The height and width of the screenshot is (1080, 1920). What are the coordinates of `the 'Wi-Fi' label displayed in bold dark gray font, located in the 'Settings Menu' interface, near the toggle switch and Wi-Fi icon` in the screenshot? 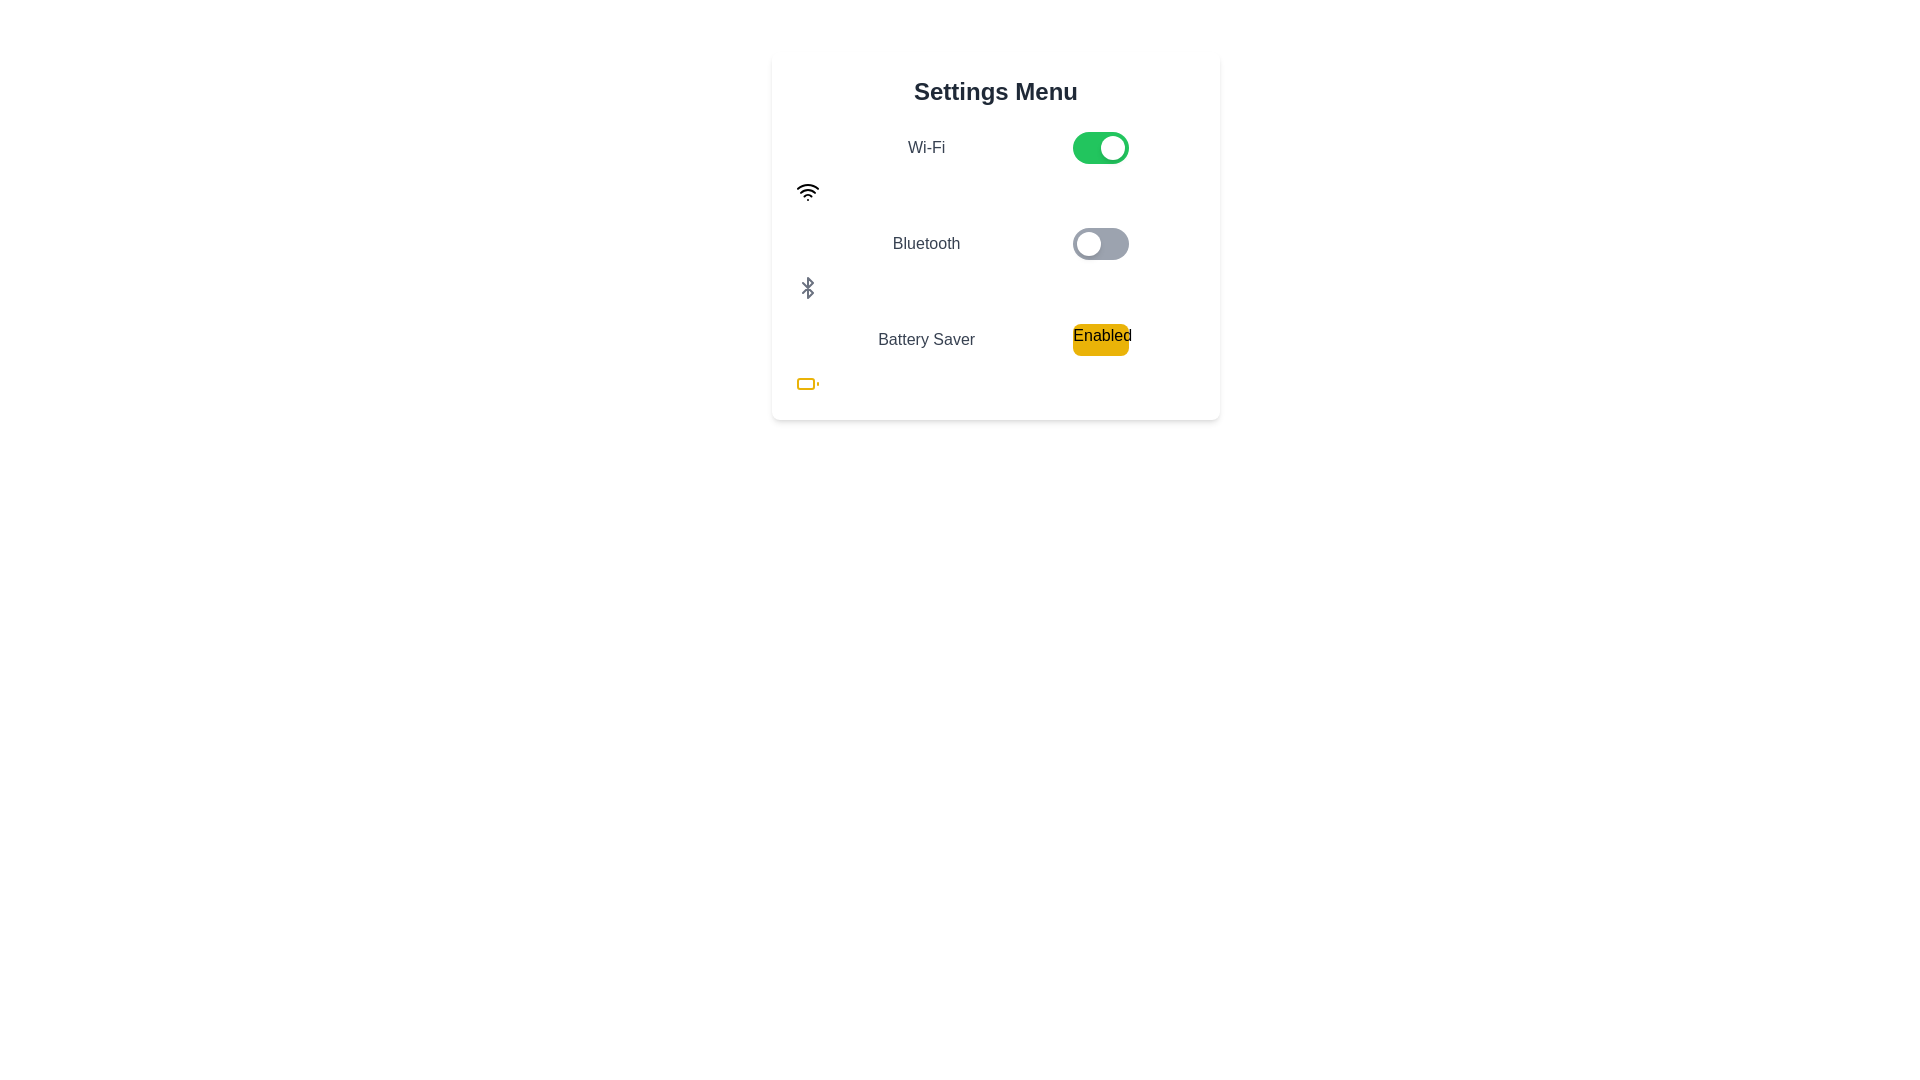 It's located at (925, 146).